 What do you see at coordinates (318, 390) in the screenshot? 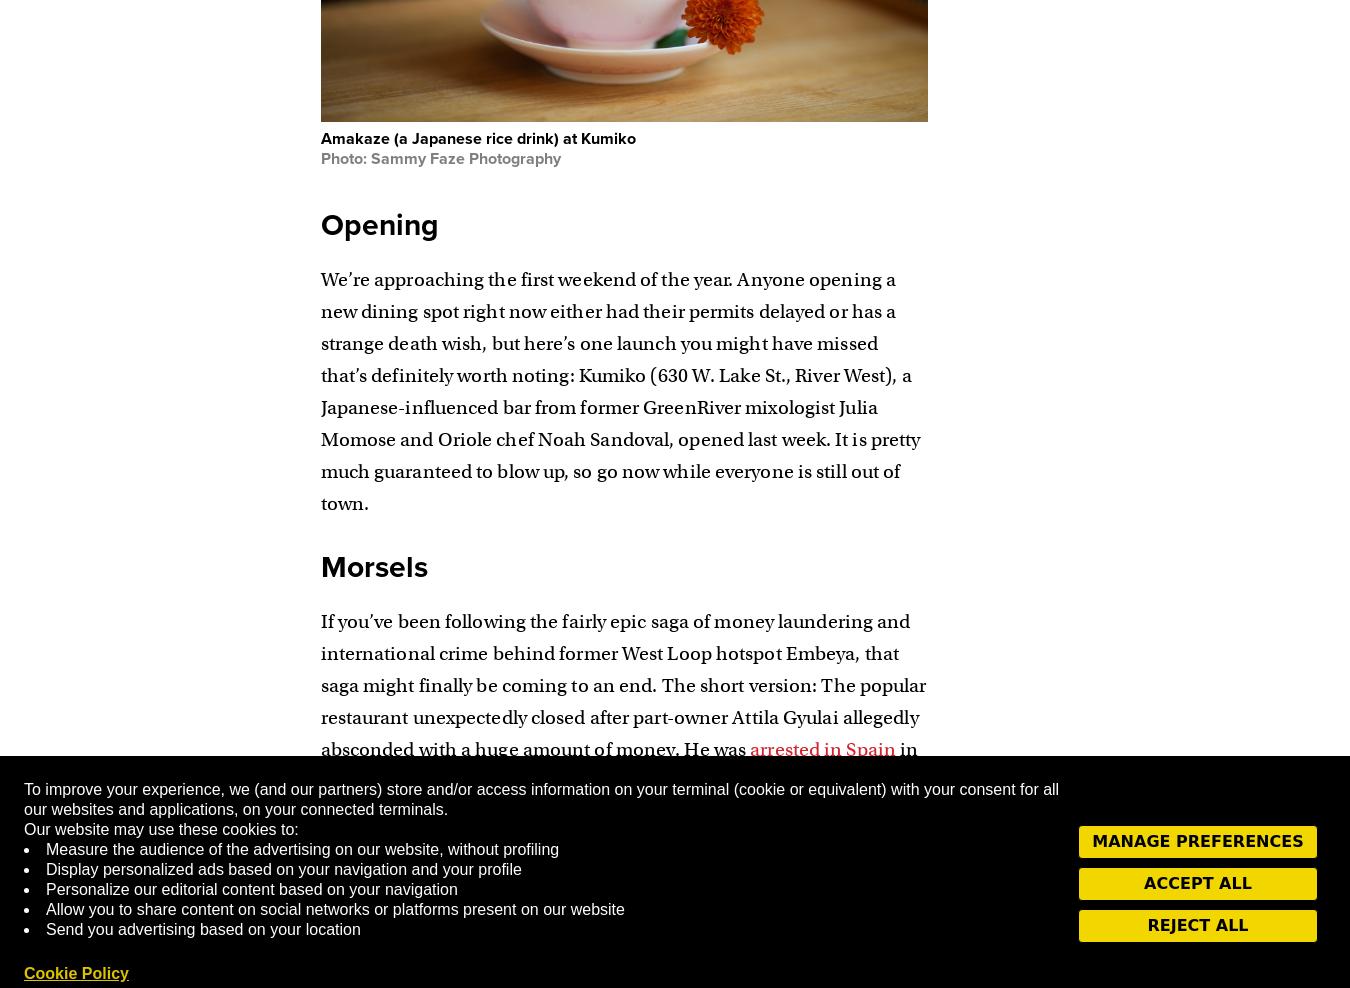
I see `'We’re approaching the first weekend of the year. Anyone opening a new dining spot right now either had their permits delayed or has a strange death wish, but here’s one launch you might have missed that’s definitely worth noting: Kumiko (630 W. Lake St., River West), a Japanese-influenced bar from former GreenRiver mixologist Julia Momose and Oriole chef Noah Sandoval, opened last week. It is pretty much guaranteed to blow up, so go now while everyone is still out of town.'` at bounding box center [318, 390].